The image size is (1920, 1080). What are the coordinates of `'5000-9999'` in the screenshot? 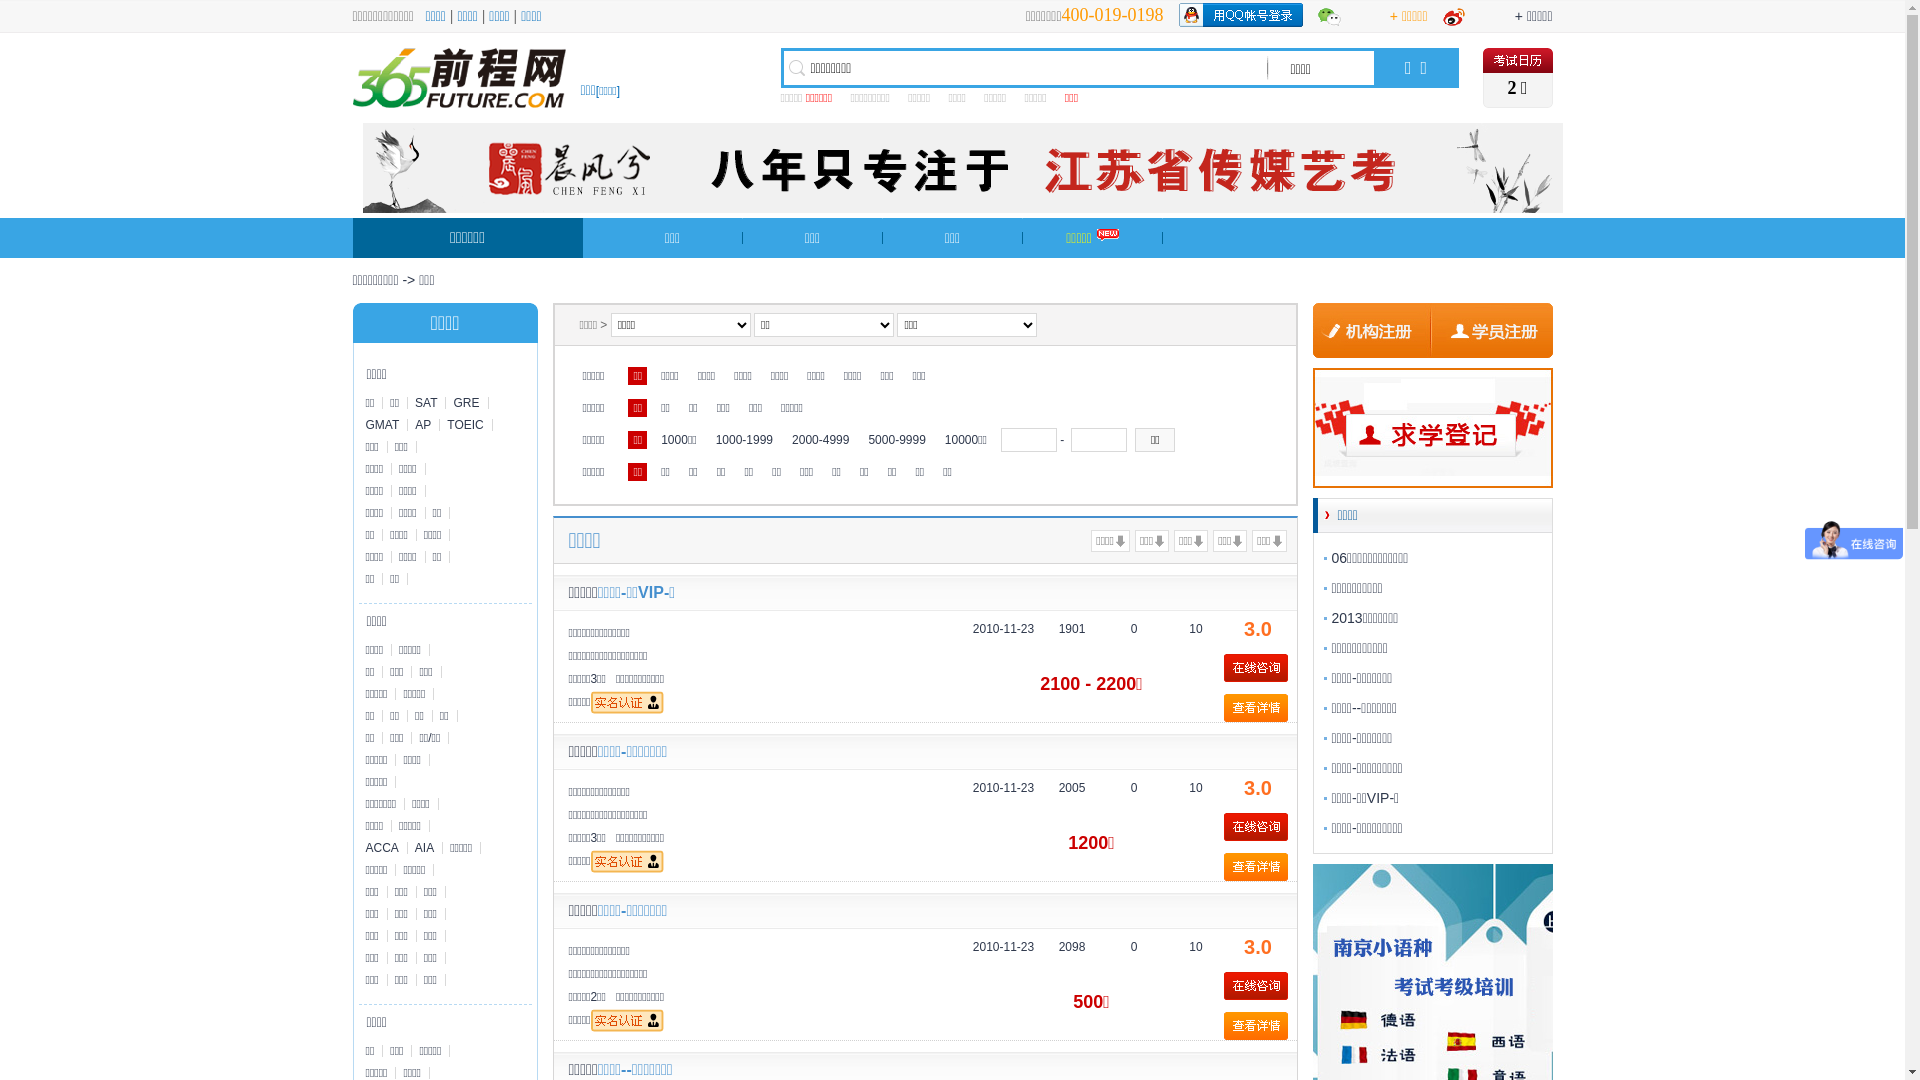 It's located at (895, 438).